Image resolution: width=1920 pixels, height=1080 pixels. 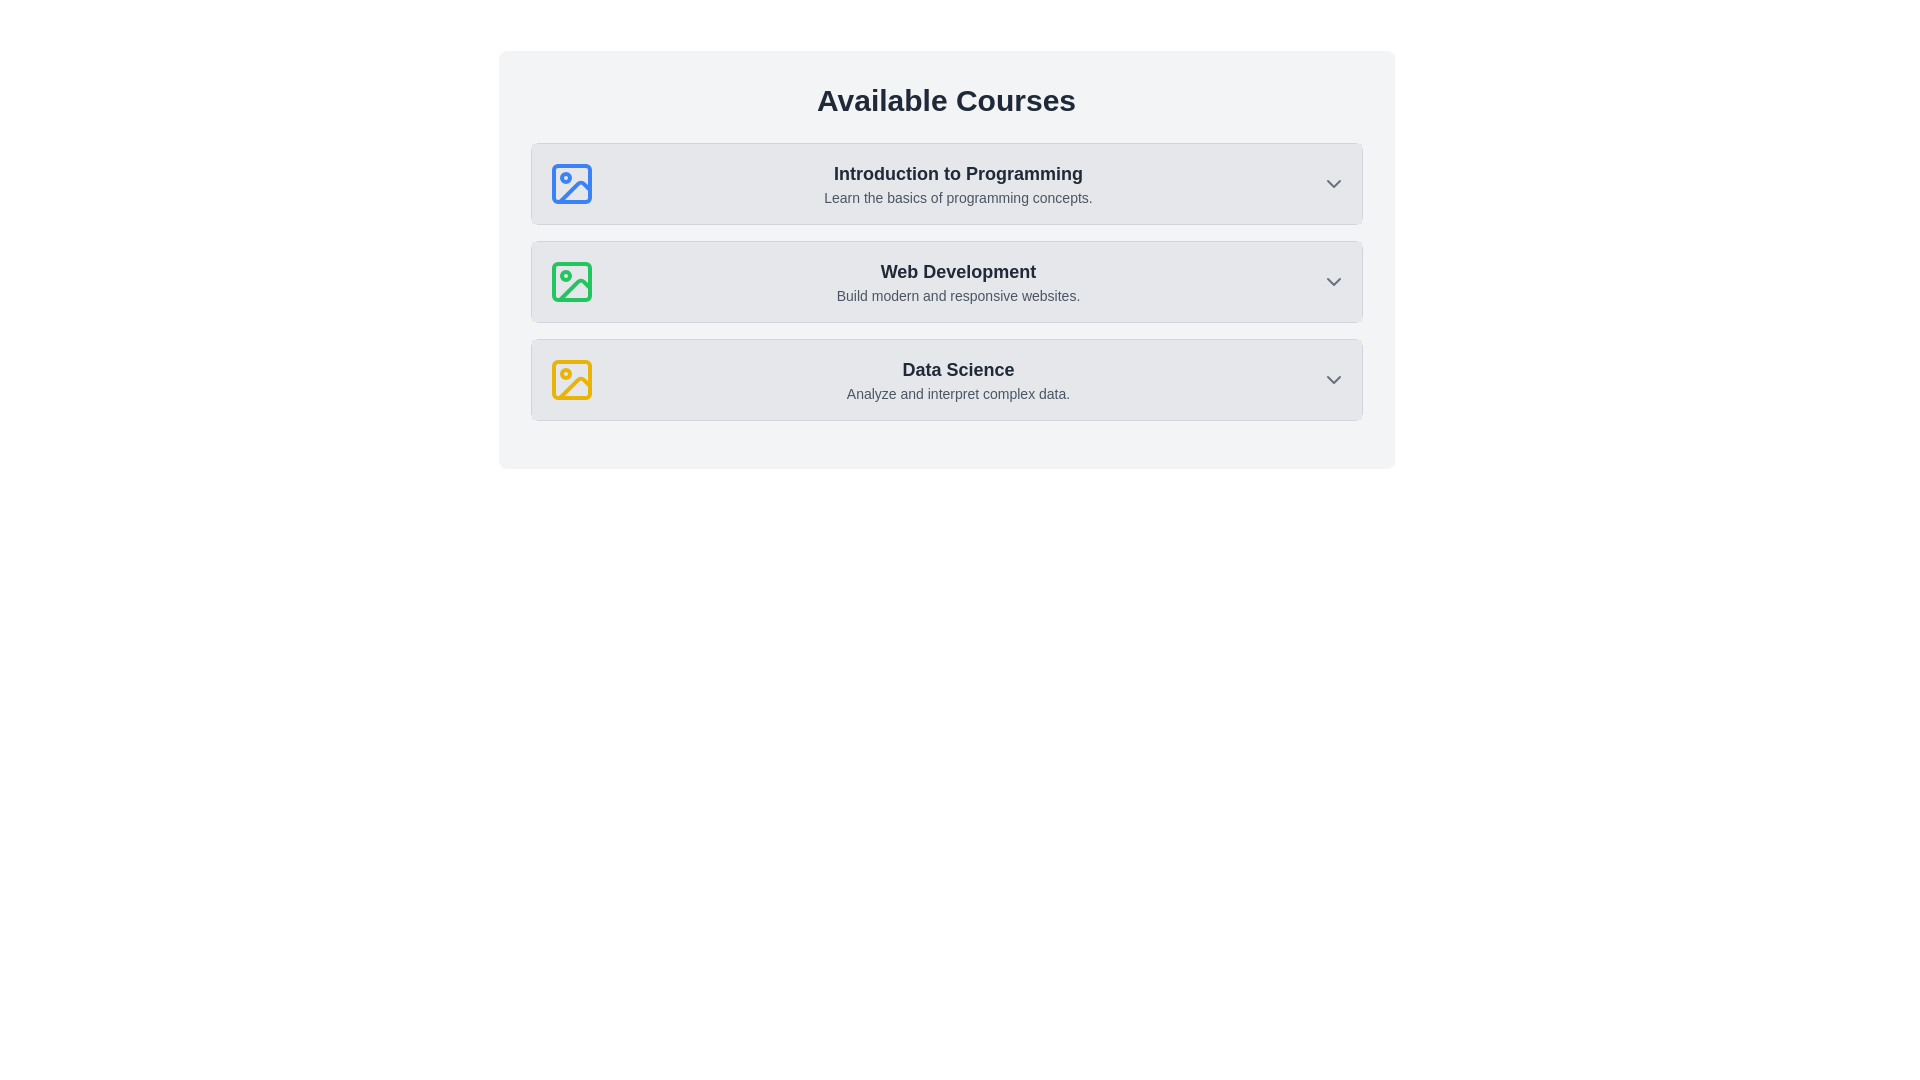 I want to click on the icon representing the 'Introduction to Programming' course located to the far left of the first course option in the list of available courses, so click(x=570, y=184).